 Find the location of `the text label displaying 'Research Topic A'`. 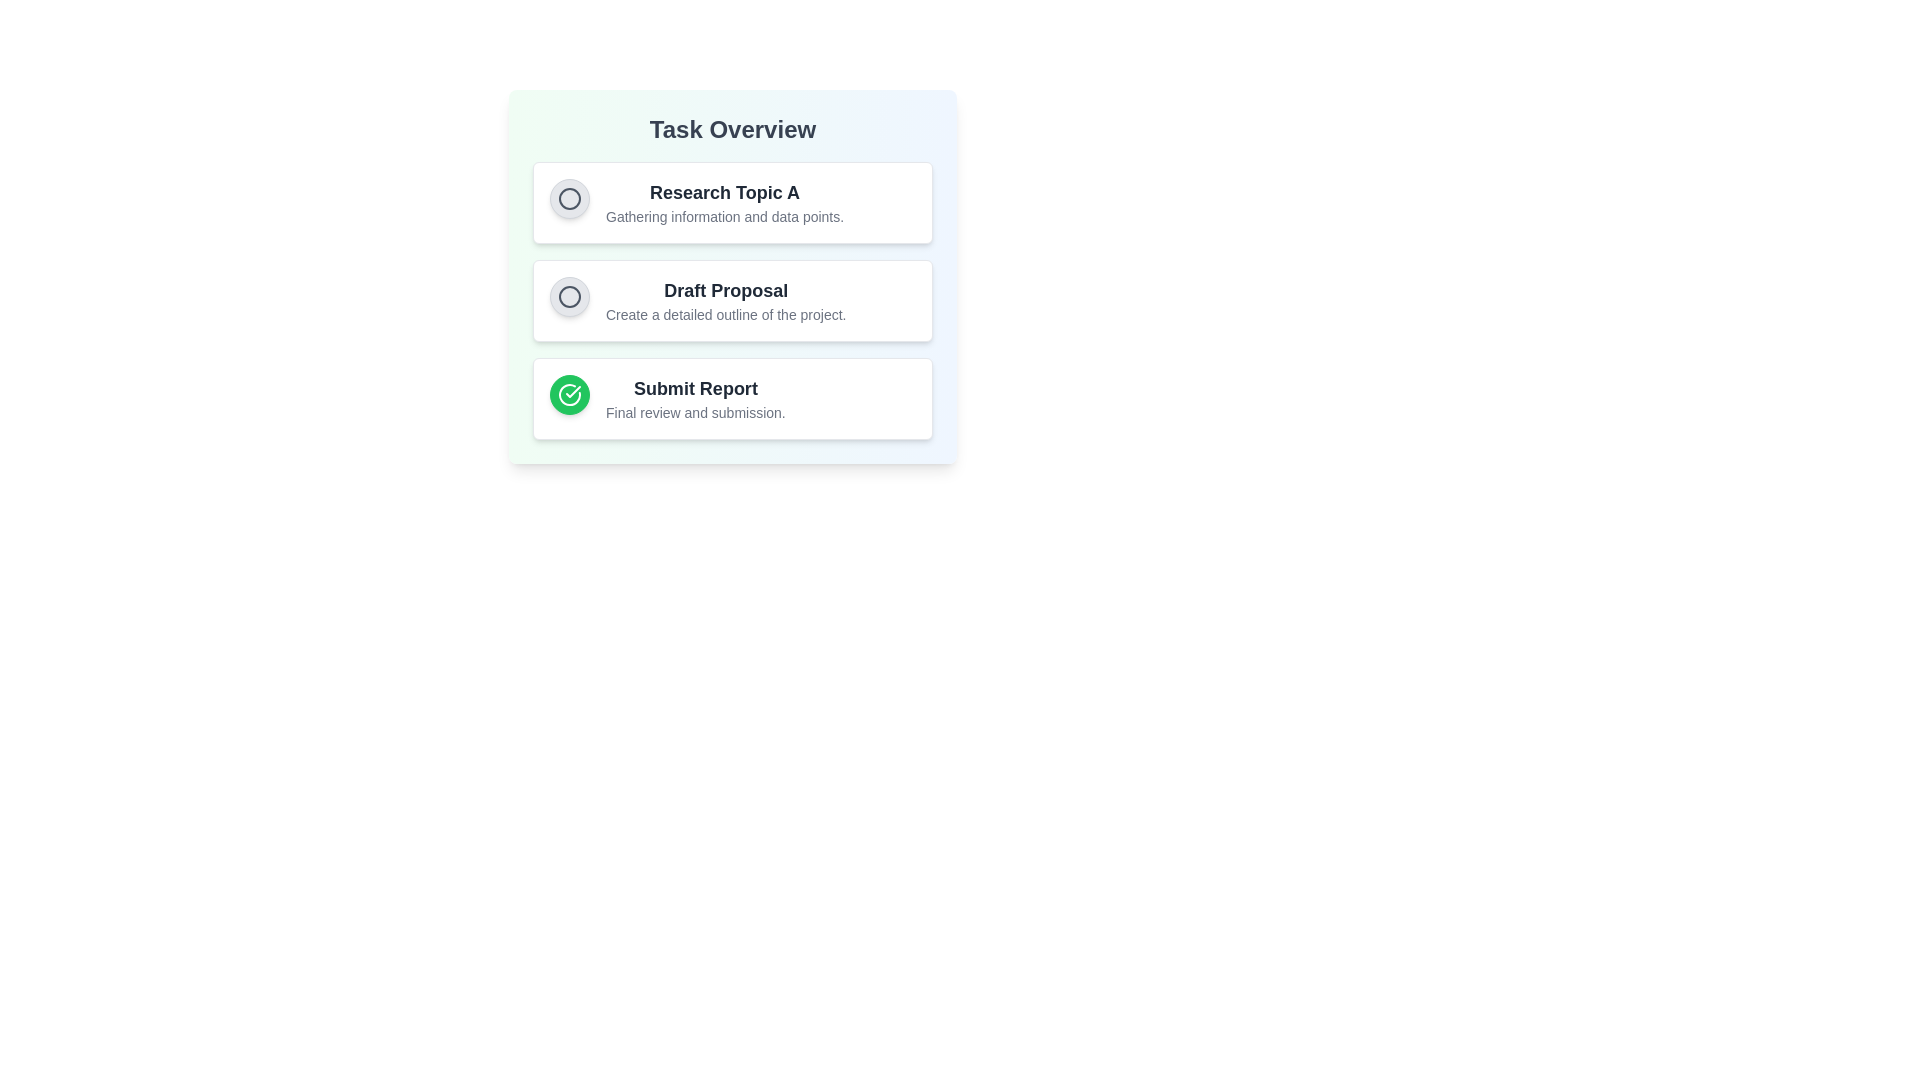

the text label displaying 'Research Topic A' is located at coordinates (723, 192).